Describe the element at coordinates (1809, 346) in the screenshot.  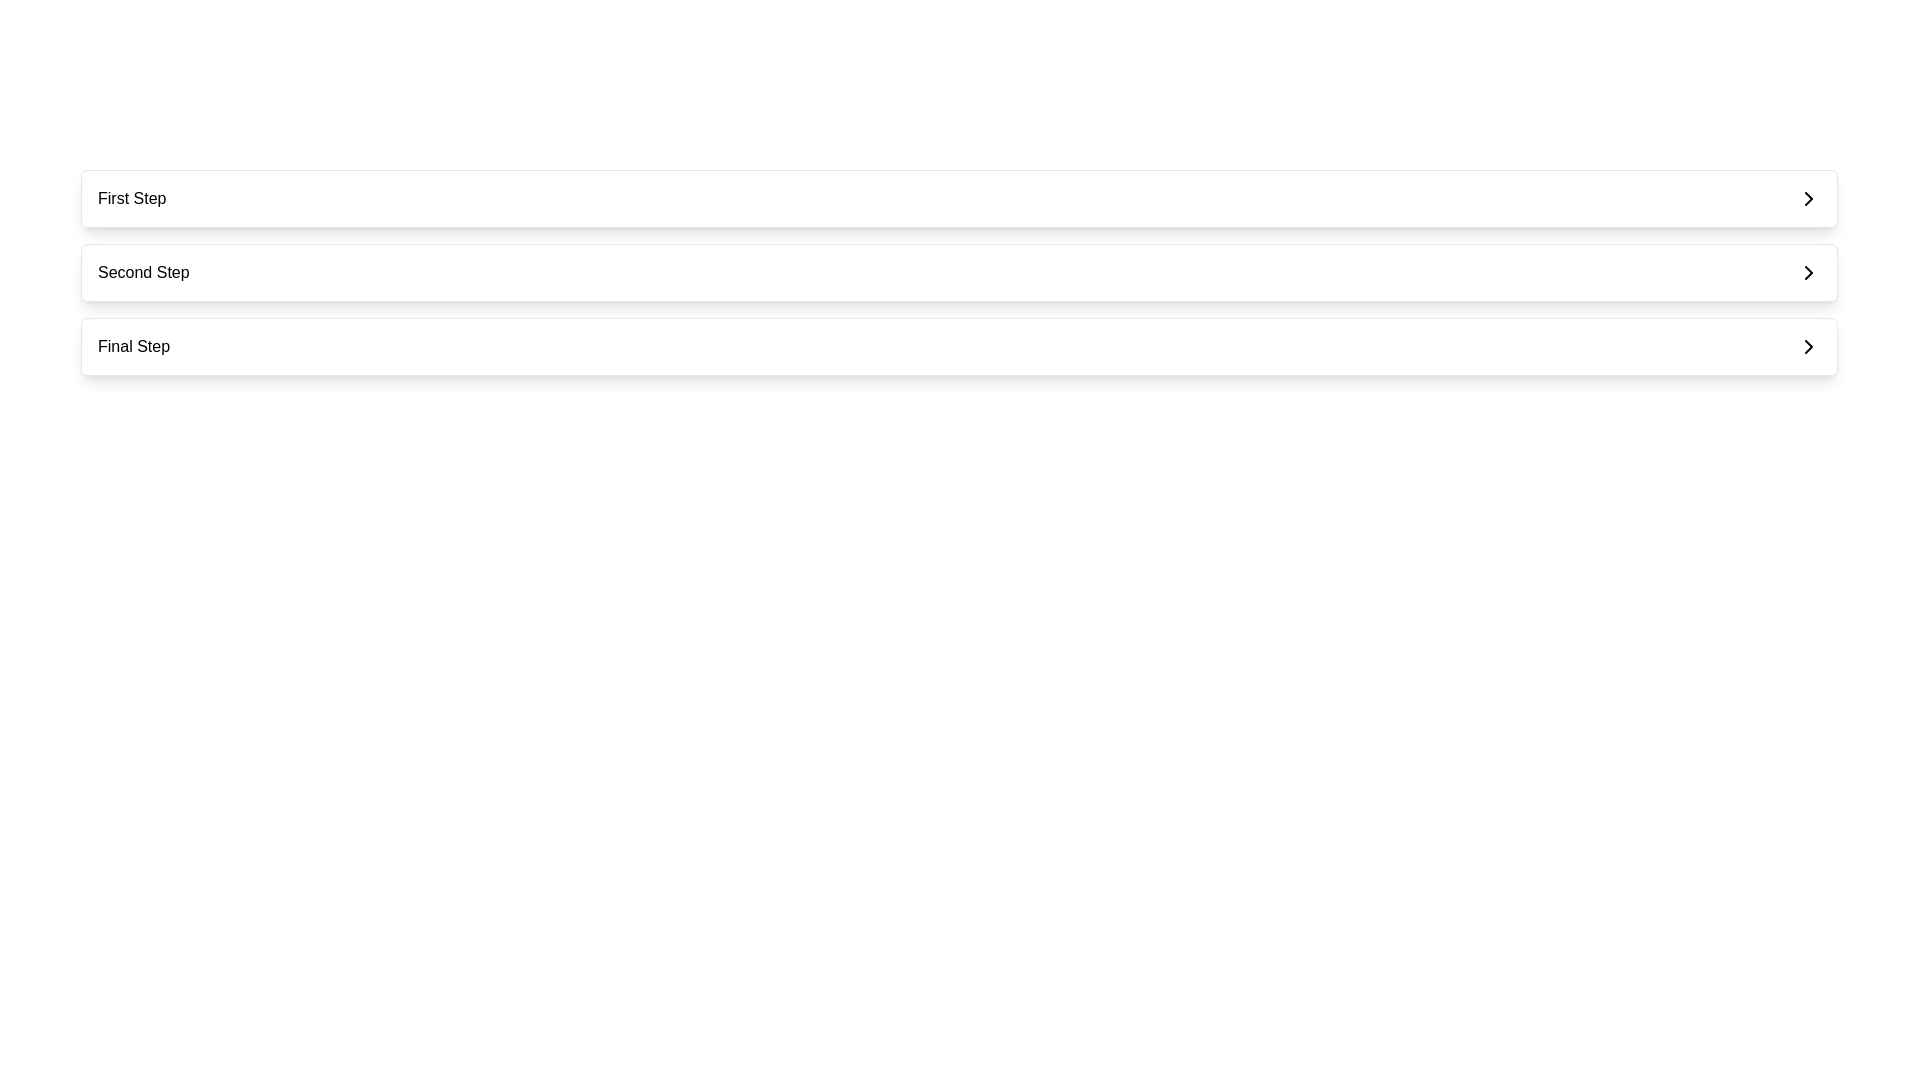
I see `the right-facing chevron icon at the far right of the 'Final Step' row to proceed` at that location.